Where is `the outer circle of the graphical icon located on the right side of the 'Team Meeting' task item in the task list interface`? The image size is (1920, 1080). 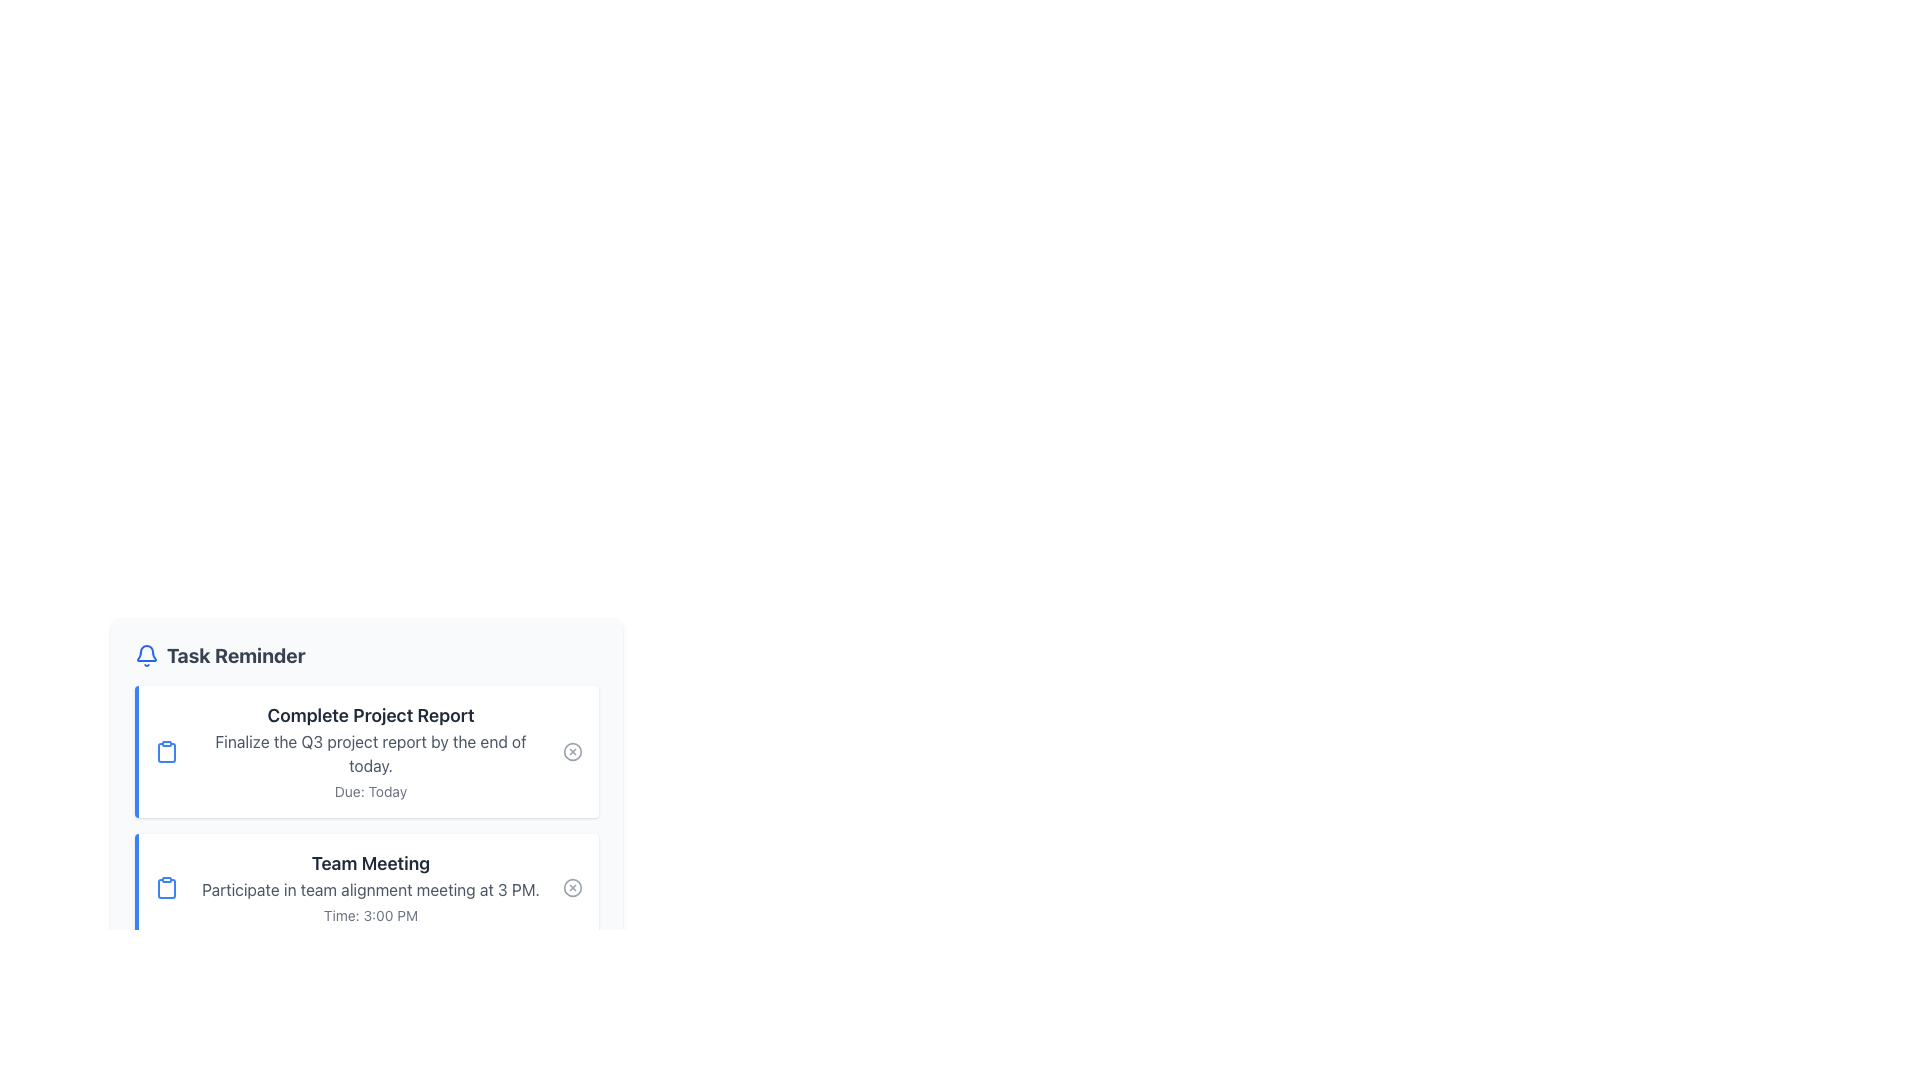 the outer circle of the graphical icon located on the right side of the 'Team Meeting' task item in the task list interface is located at coordinates (571, 886).